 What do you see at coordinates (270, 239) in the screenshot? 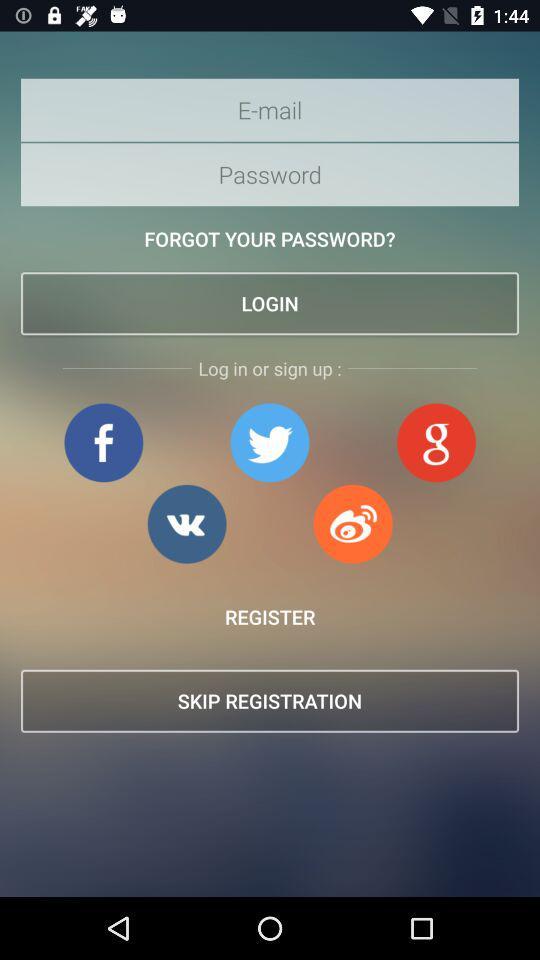
I see `button above the login item` at bounding box center [270, 239].